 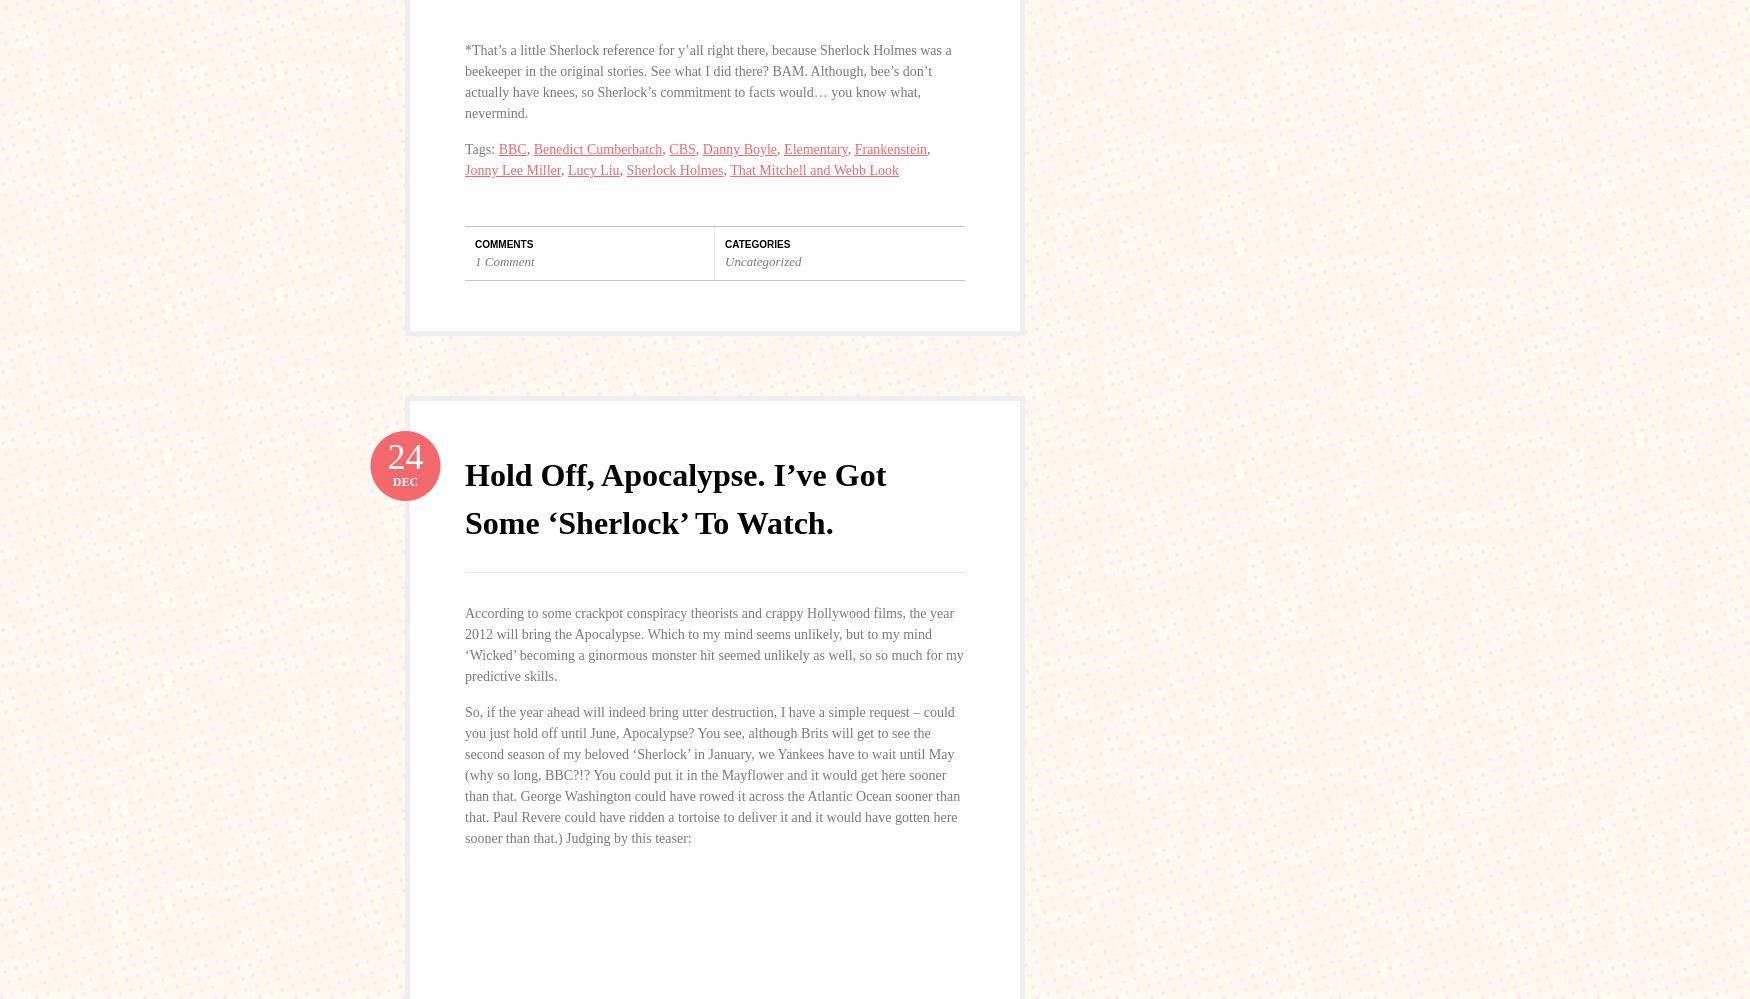 What do you see at coordinates (464, 169) in the screenshot?
I see `'Jonny Lee Miller'` at bounding box center [464, 169].